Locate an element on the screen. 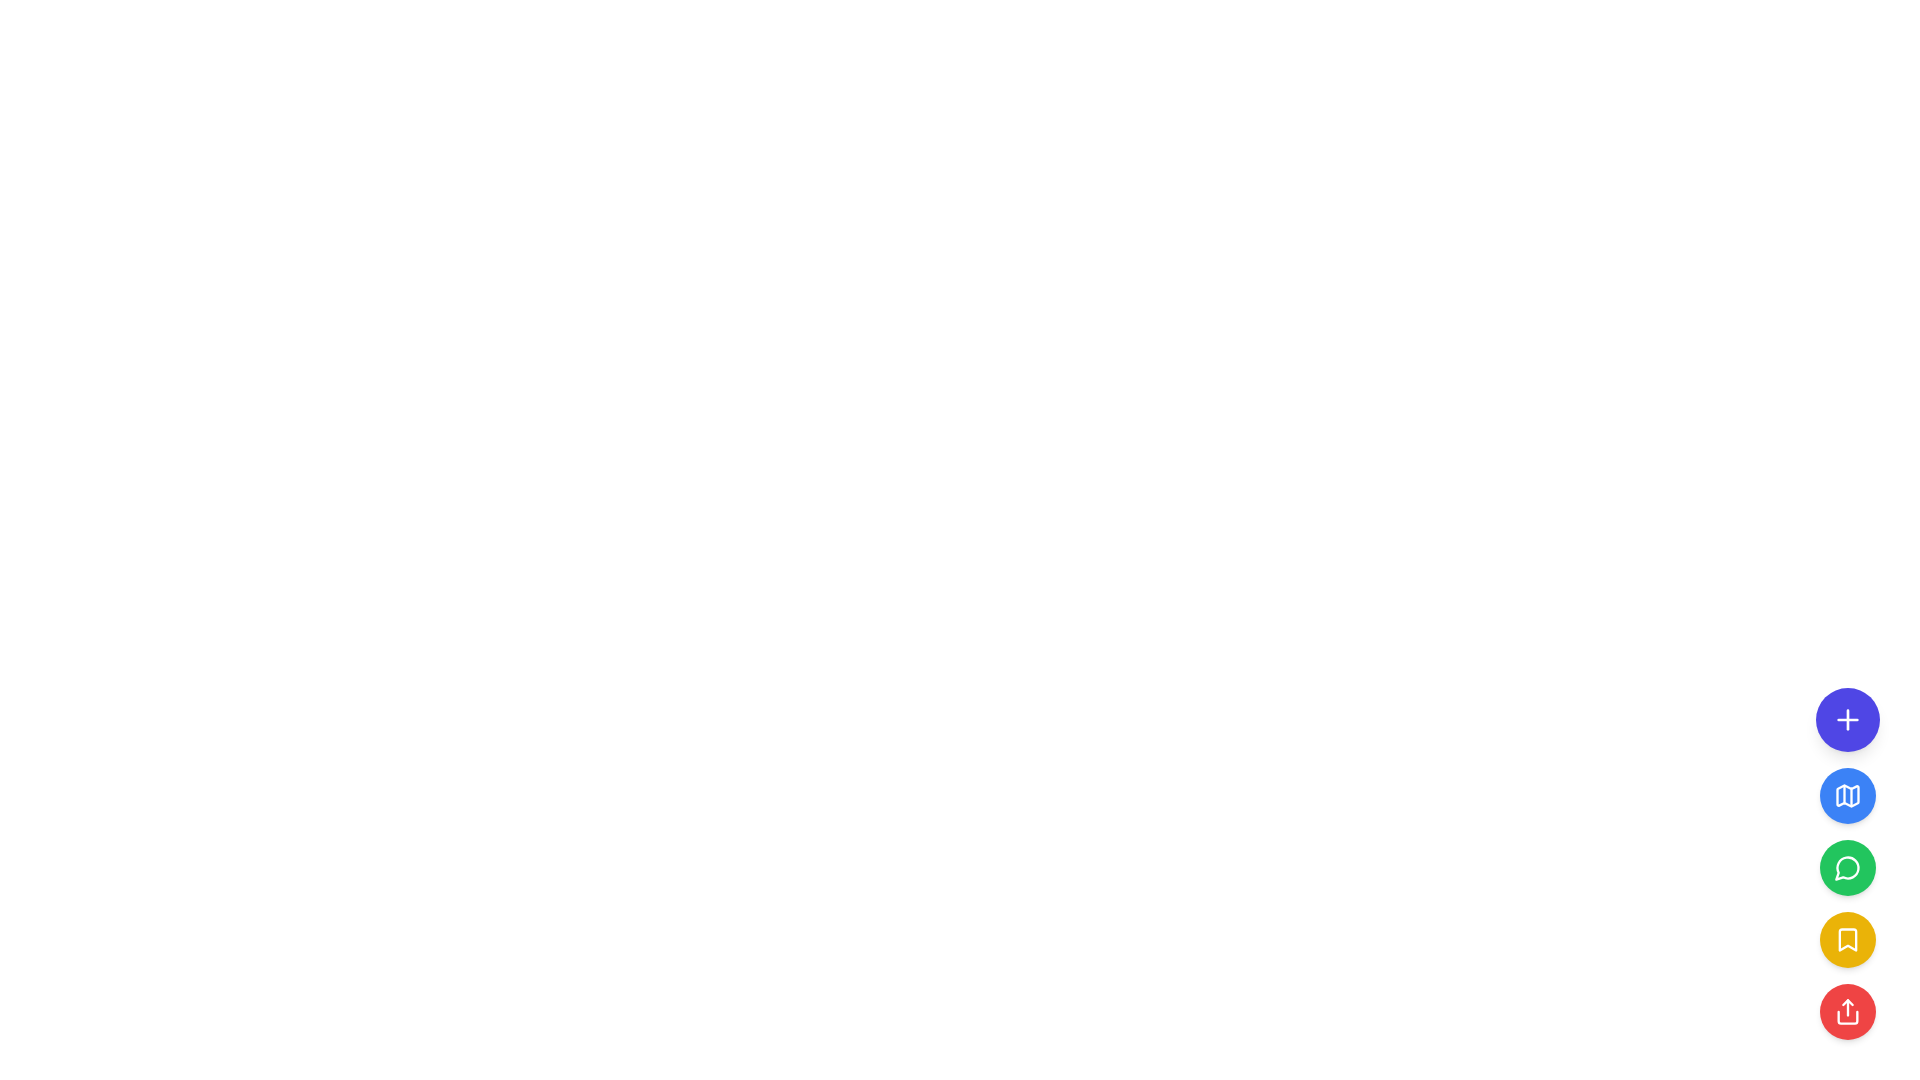 The width and height of the screenshot is (1920, 1080). the circular purple button with a white '+' icon is located at coordinates (1847, 720).